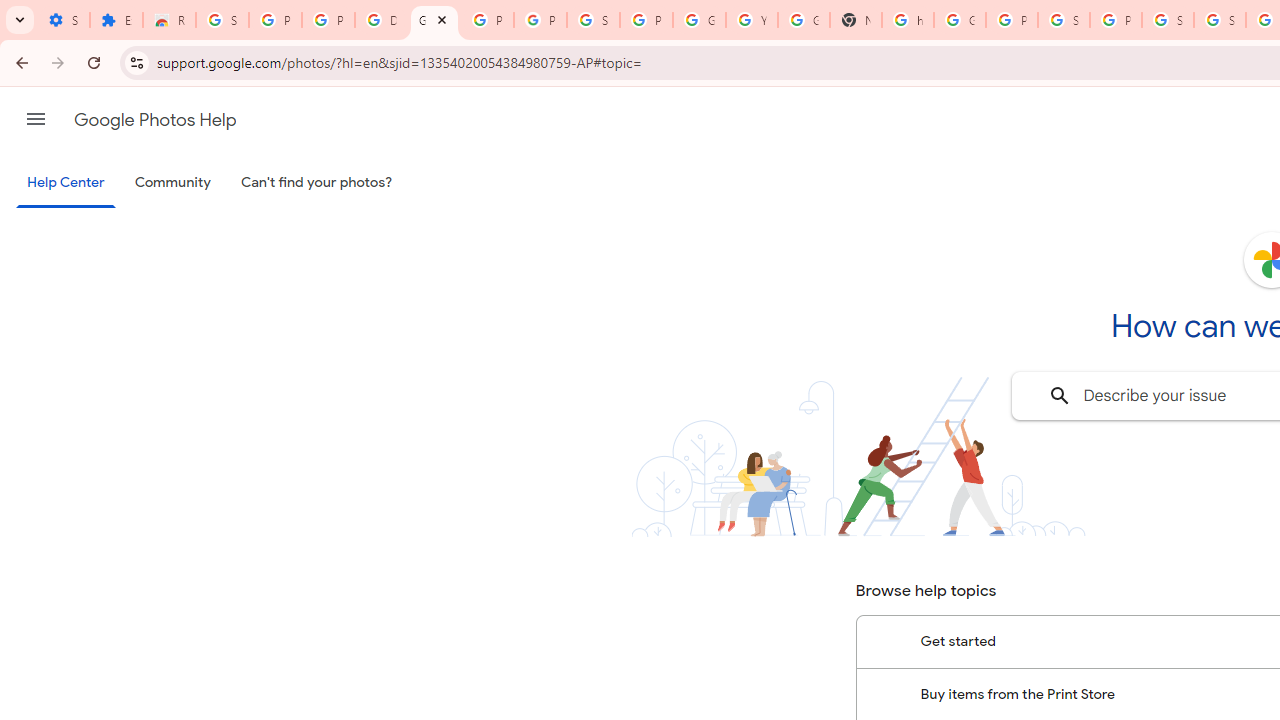 The image size is (1280, 720). I want to click on 'Extensions', so click(115, 20).